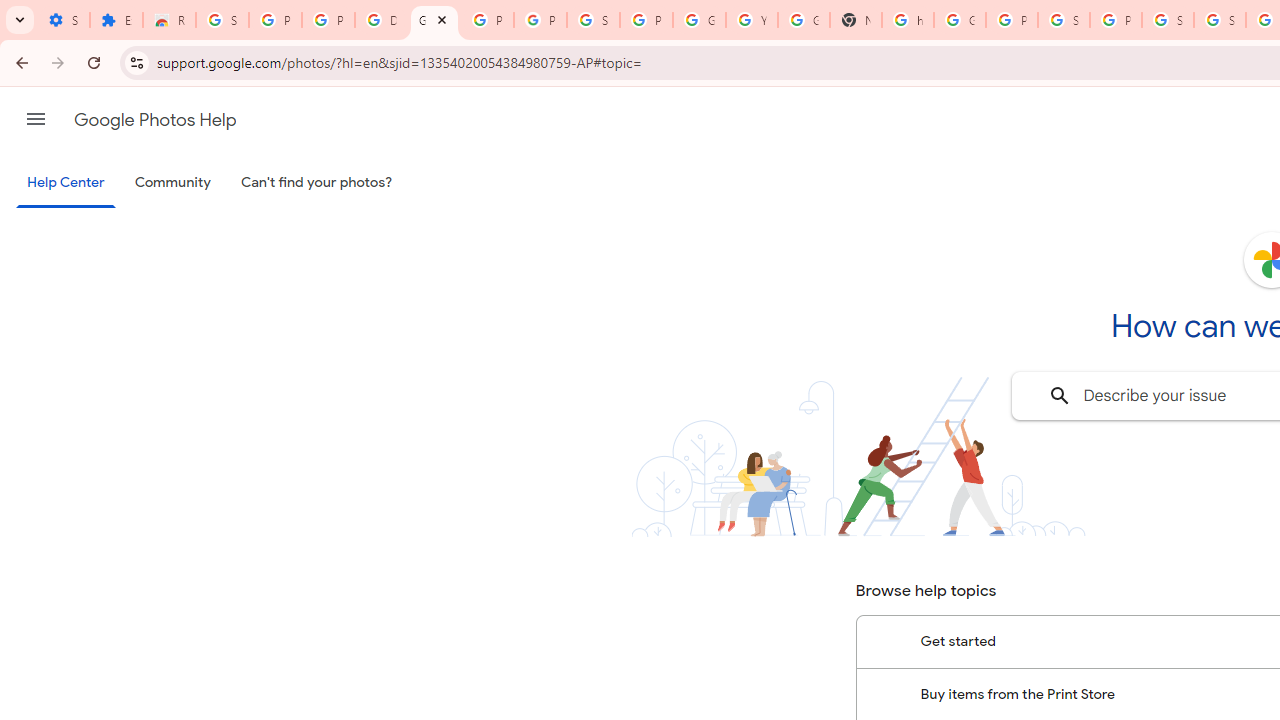 The image size is (1280, 720). I want to click on 'Extensions', so click(115, 20).